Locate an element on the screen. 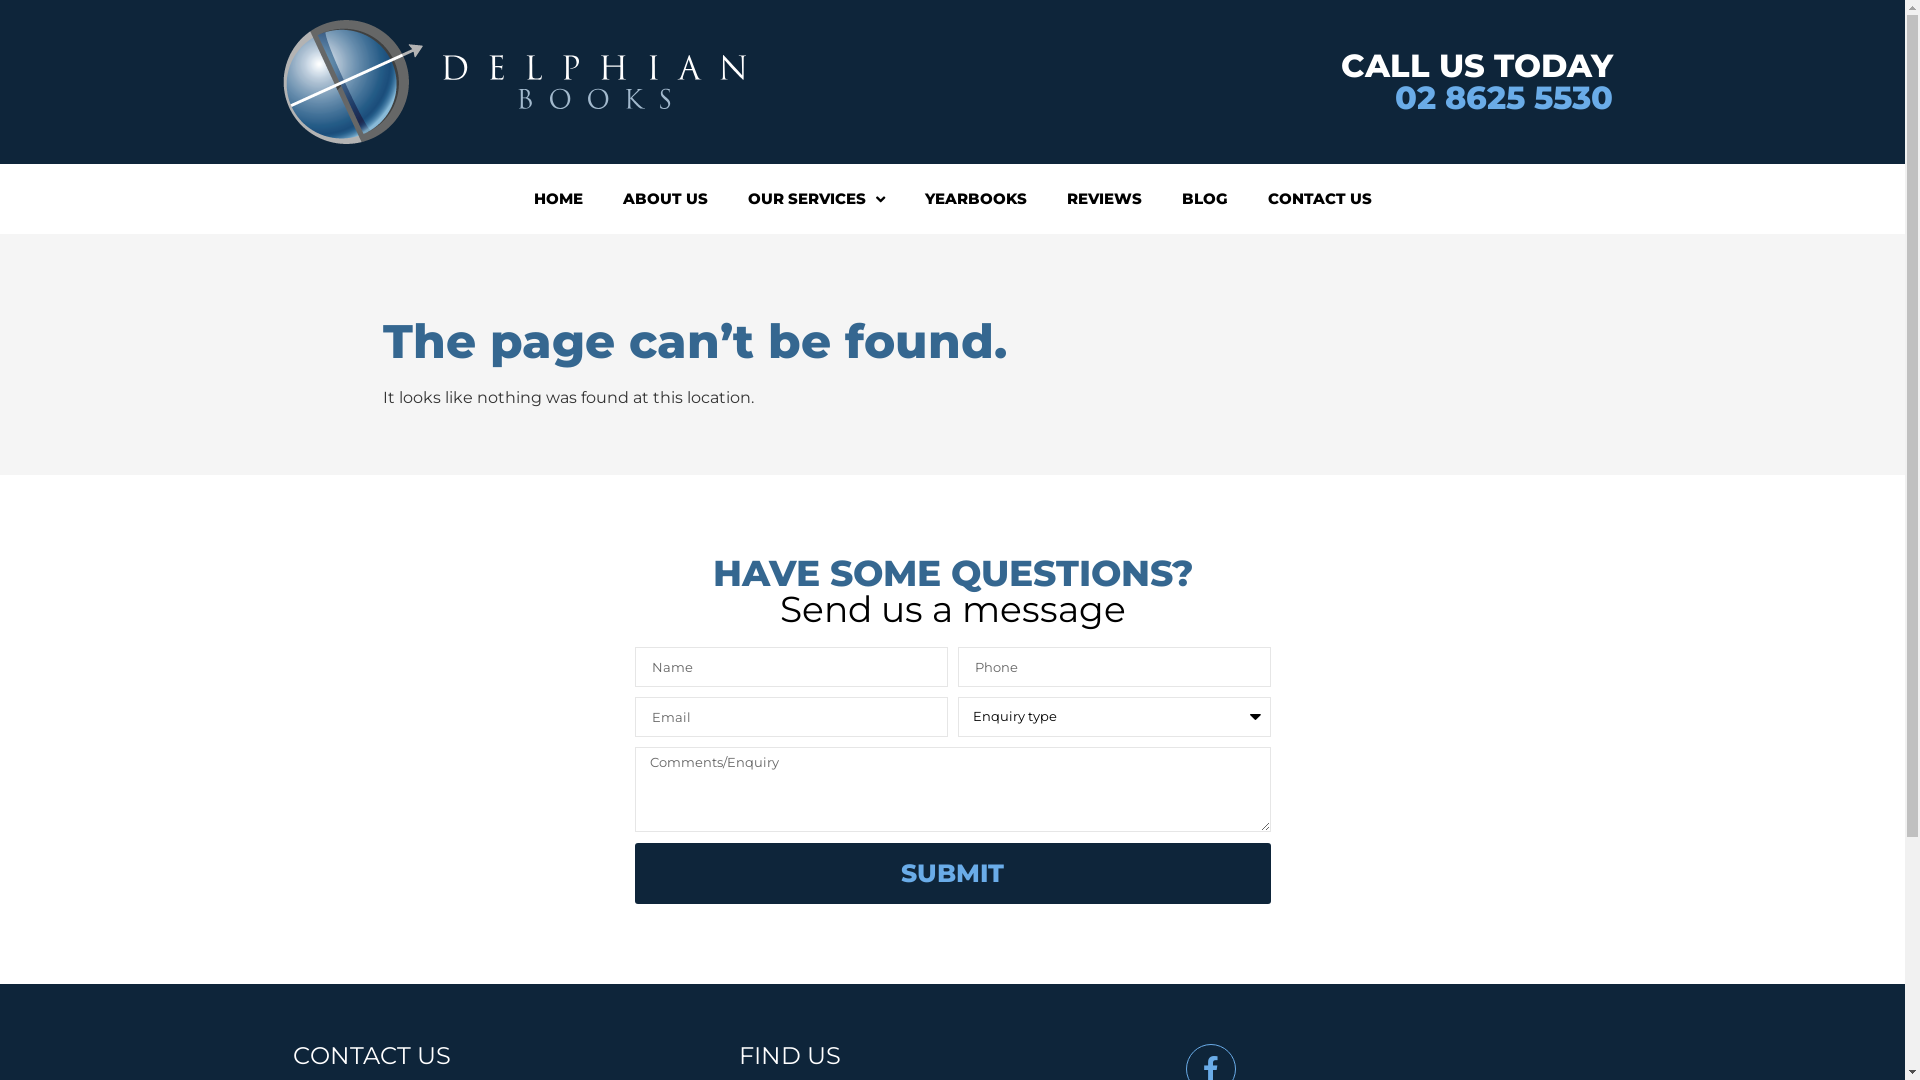 The height and width of the screenshot is (1080, 1920). 'CONTACT US' is located at coordinates (1320, 199).